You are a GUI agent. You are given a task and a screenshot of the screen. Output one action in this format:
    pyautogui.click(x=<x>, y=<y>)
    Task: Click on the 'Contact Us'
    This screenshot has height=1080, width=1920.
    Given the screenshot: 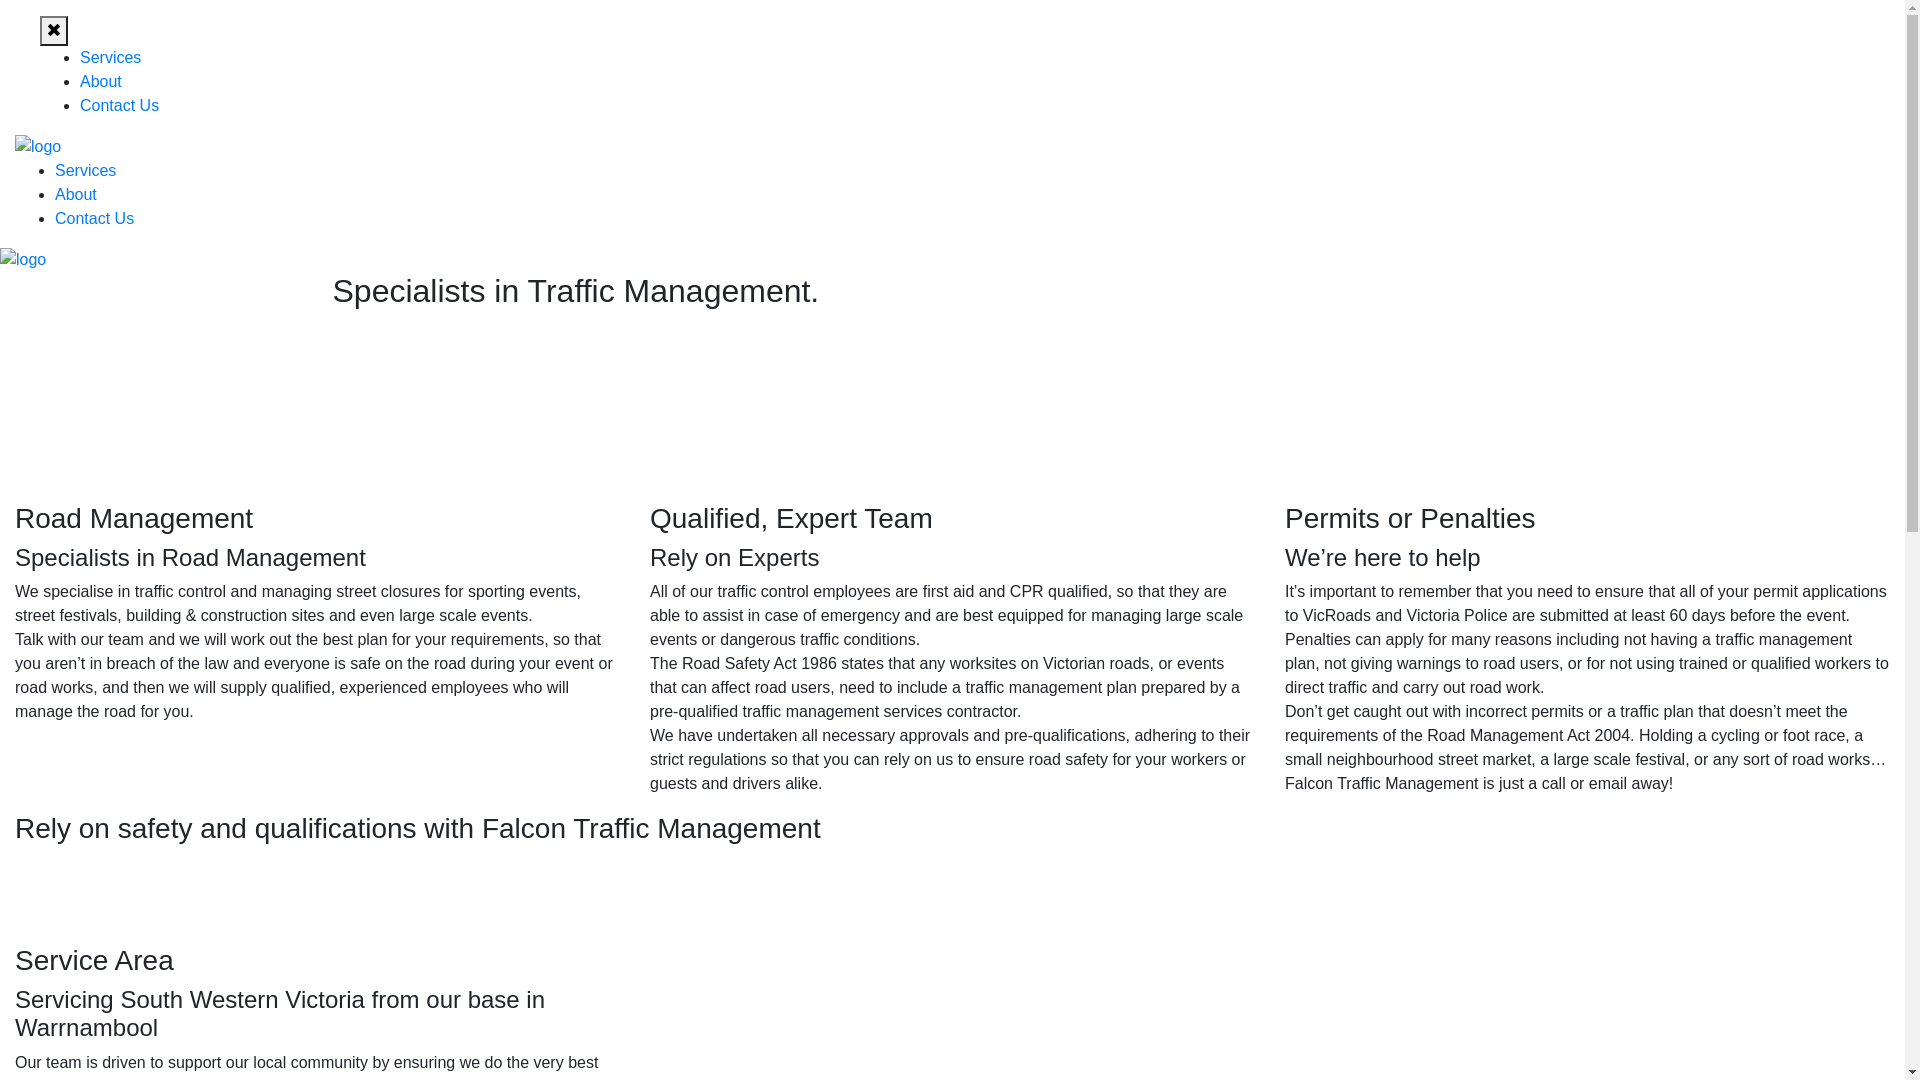 What is the action you would take?
    pyautogui.click(x=118, y=105)
    